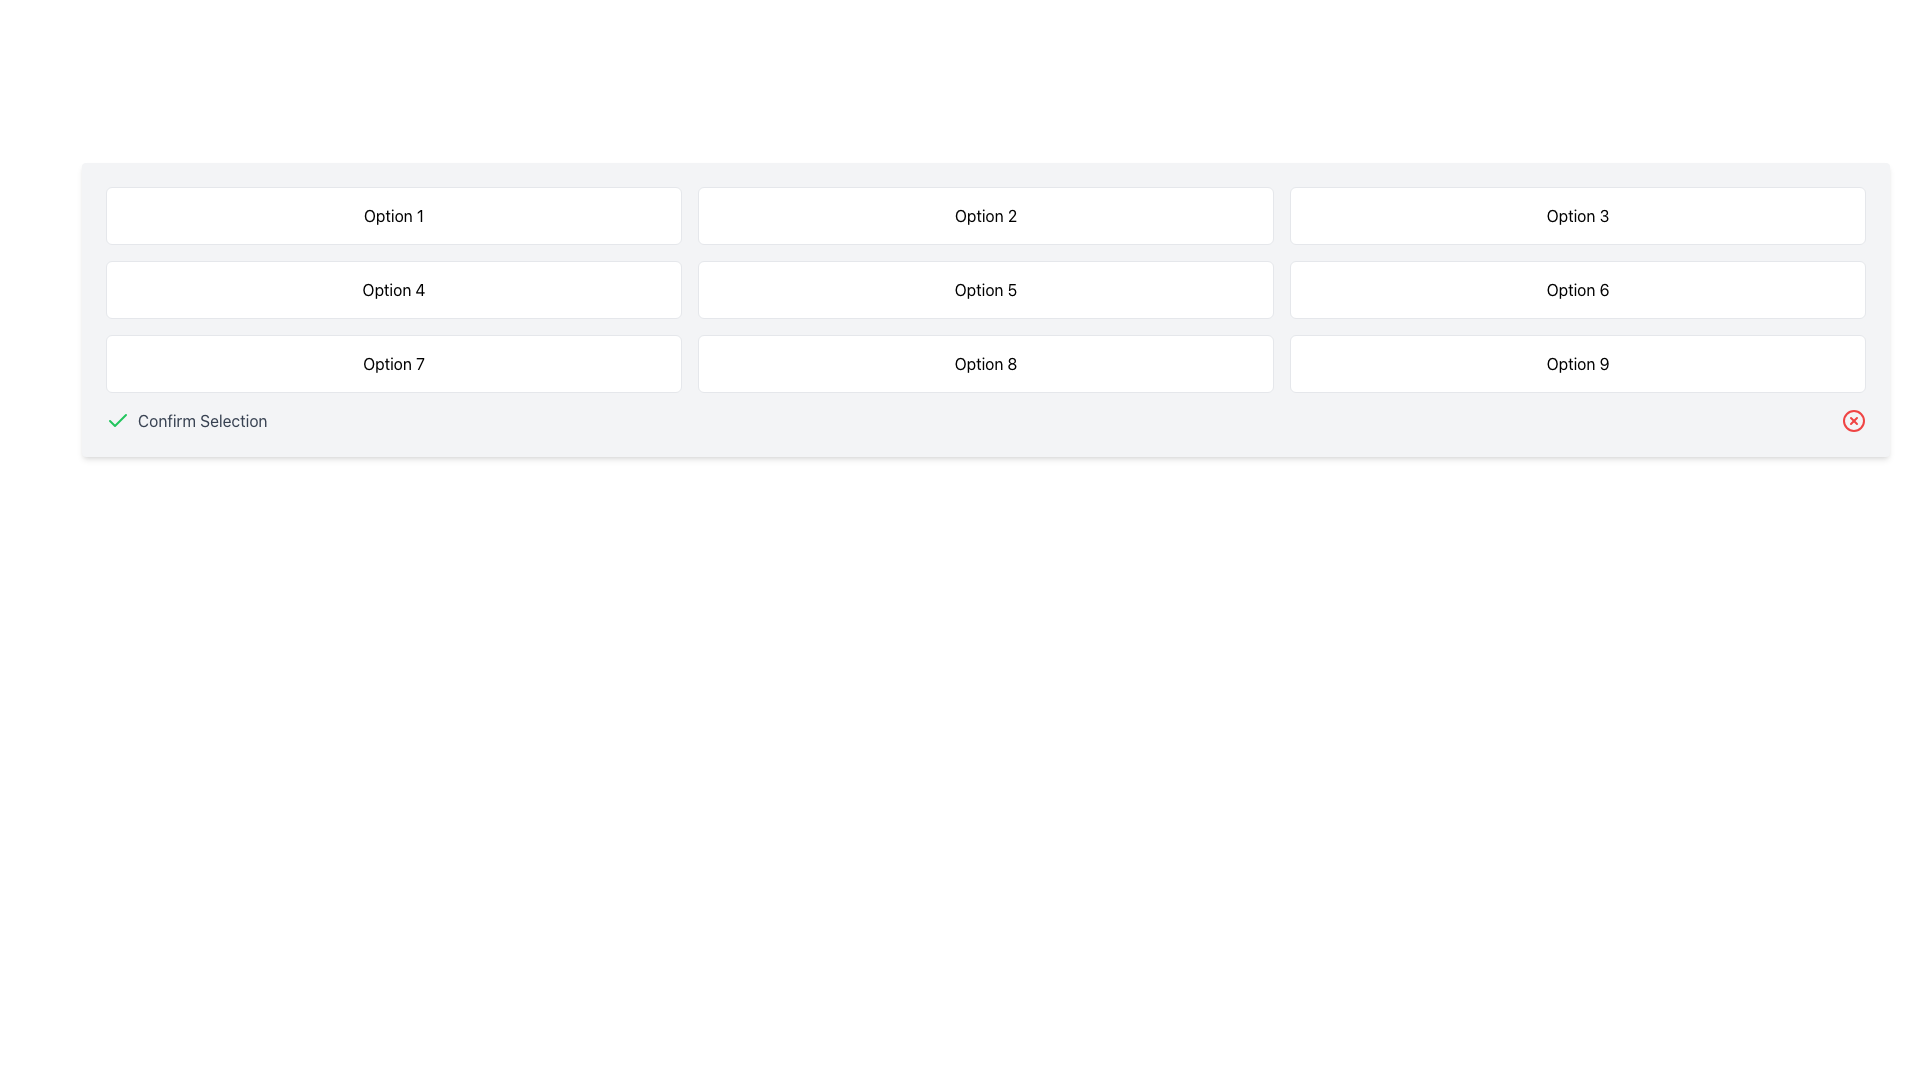  I want to click on the Card-like selectable button labeled 'Option 7' which is located in the third row and first column of a 3x3 grid layout, so click(393, 363).